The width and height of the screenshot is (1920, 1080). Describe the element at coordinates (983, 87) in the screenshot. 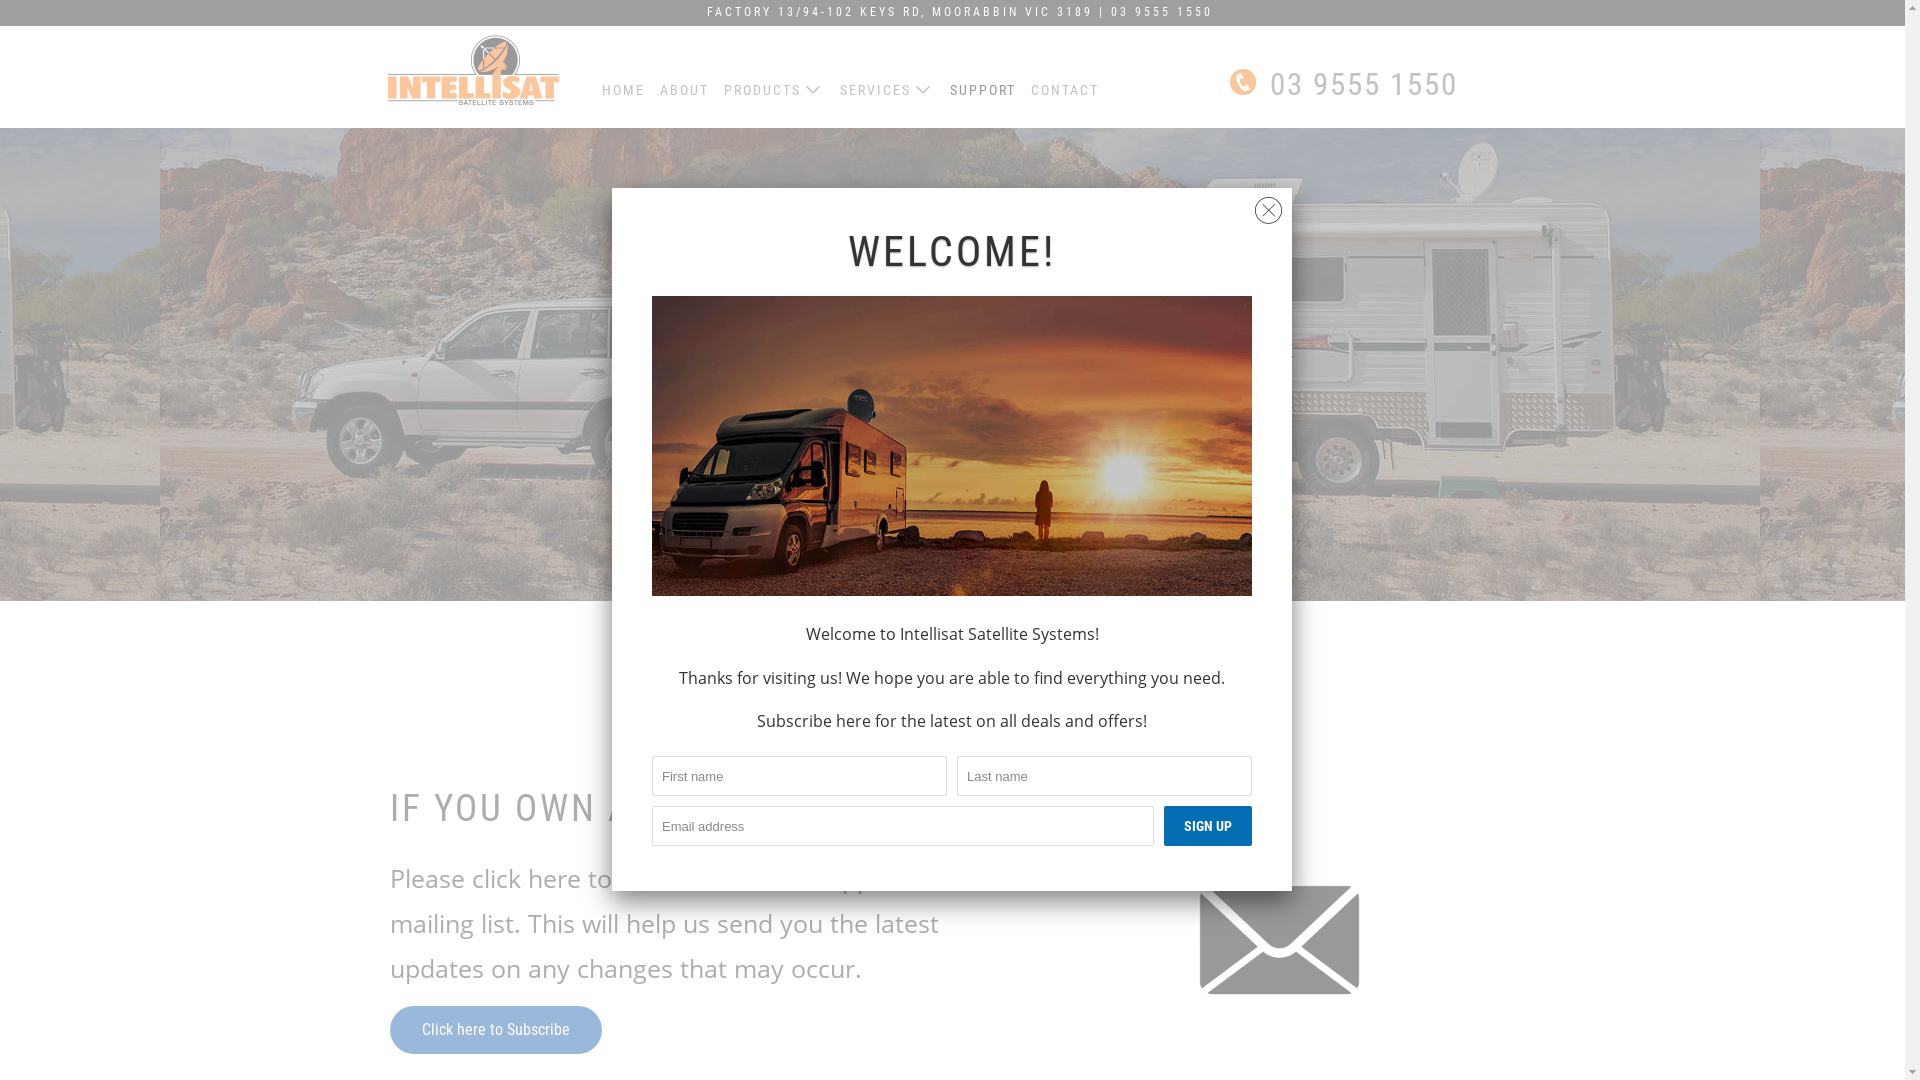

I see `'SUPPORT'` at that location.